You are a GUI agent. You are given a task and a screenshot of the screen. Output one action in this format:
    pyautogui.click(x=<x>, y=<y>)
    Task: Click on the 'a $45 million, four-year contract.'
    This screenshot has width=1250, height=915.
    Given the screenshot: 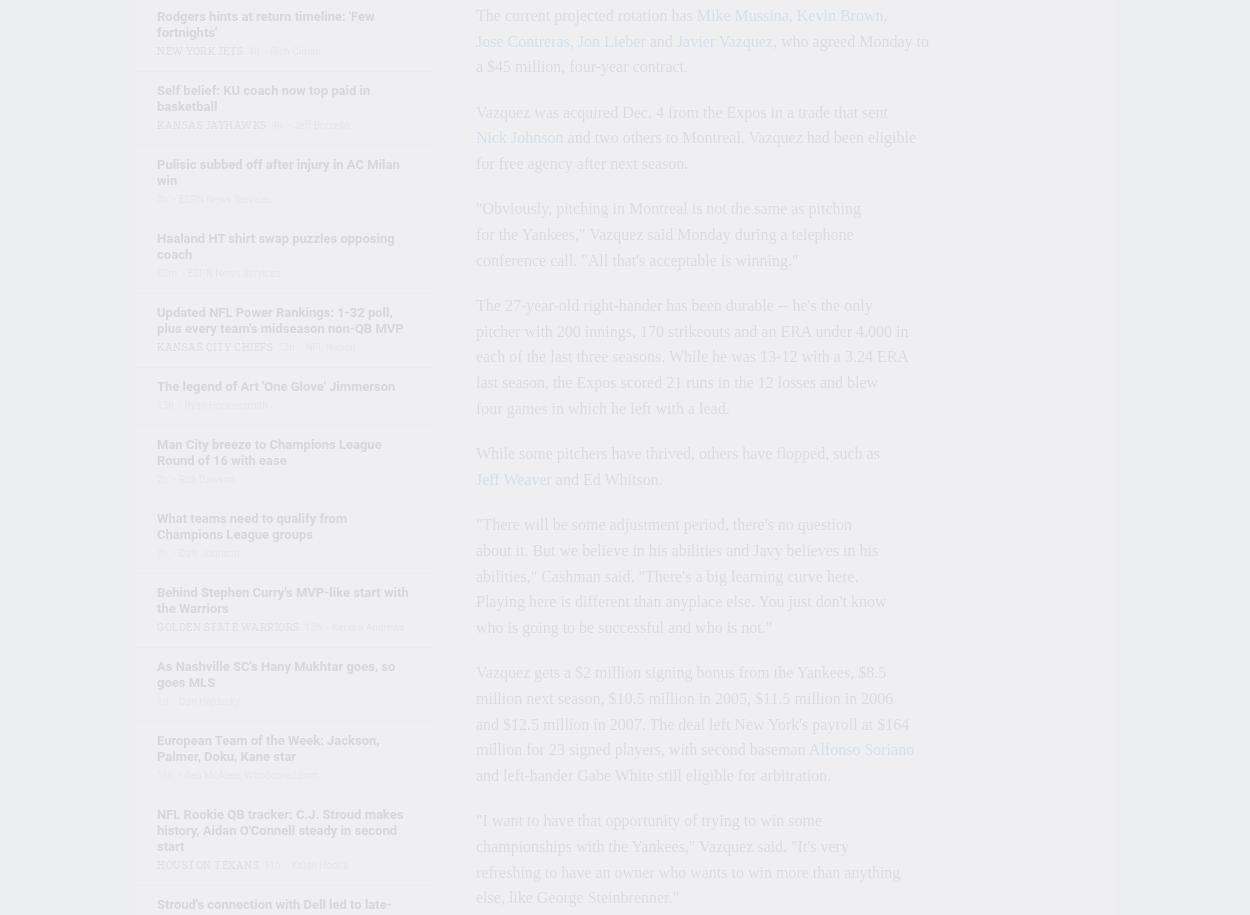 What is the action you would take?
    pyautogui.click(x=581, y=65)
    